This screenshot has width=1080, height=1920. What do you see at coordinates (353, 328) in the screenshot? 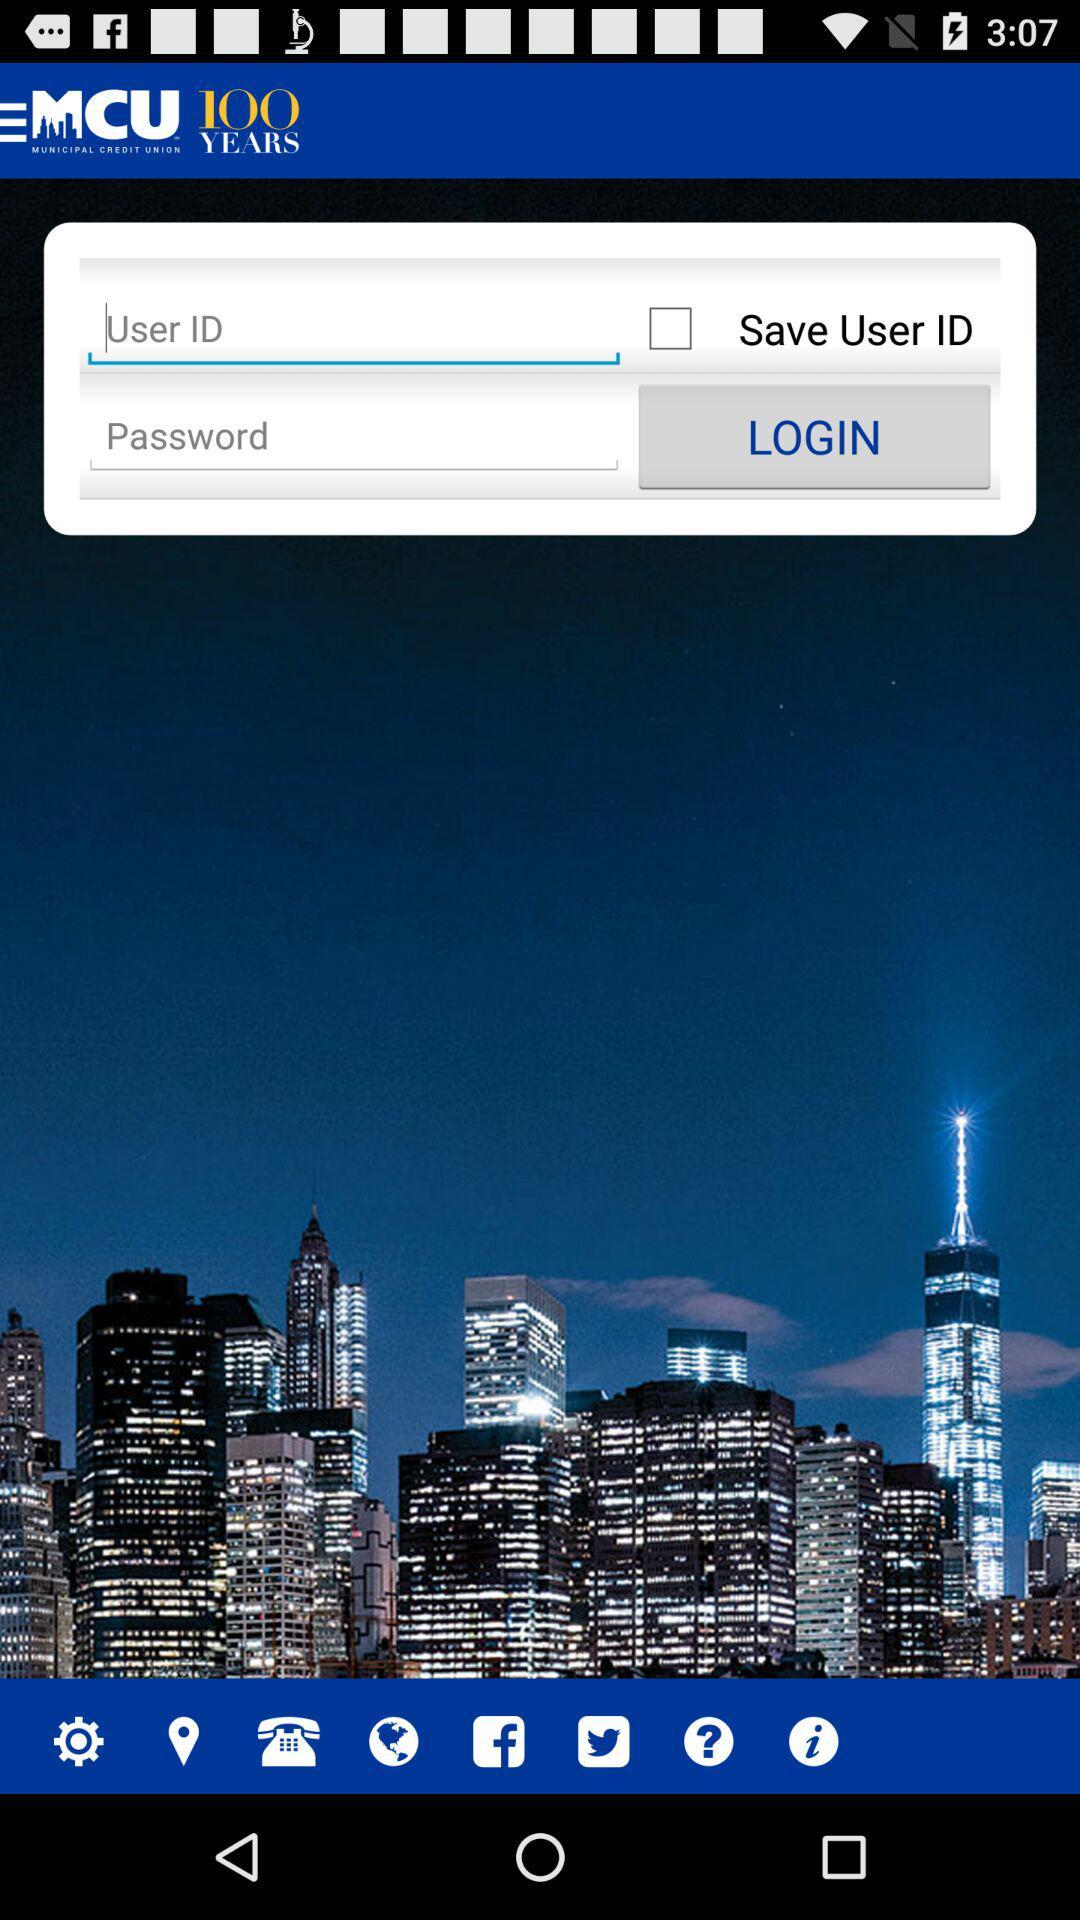
I see `user id` at bounding box center [353, 328].